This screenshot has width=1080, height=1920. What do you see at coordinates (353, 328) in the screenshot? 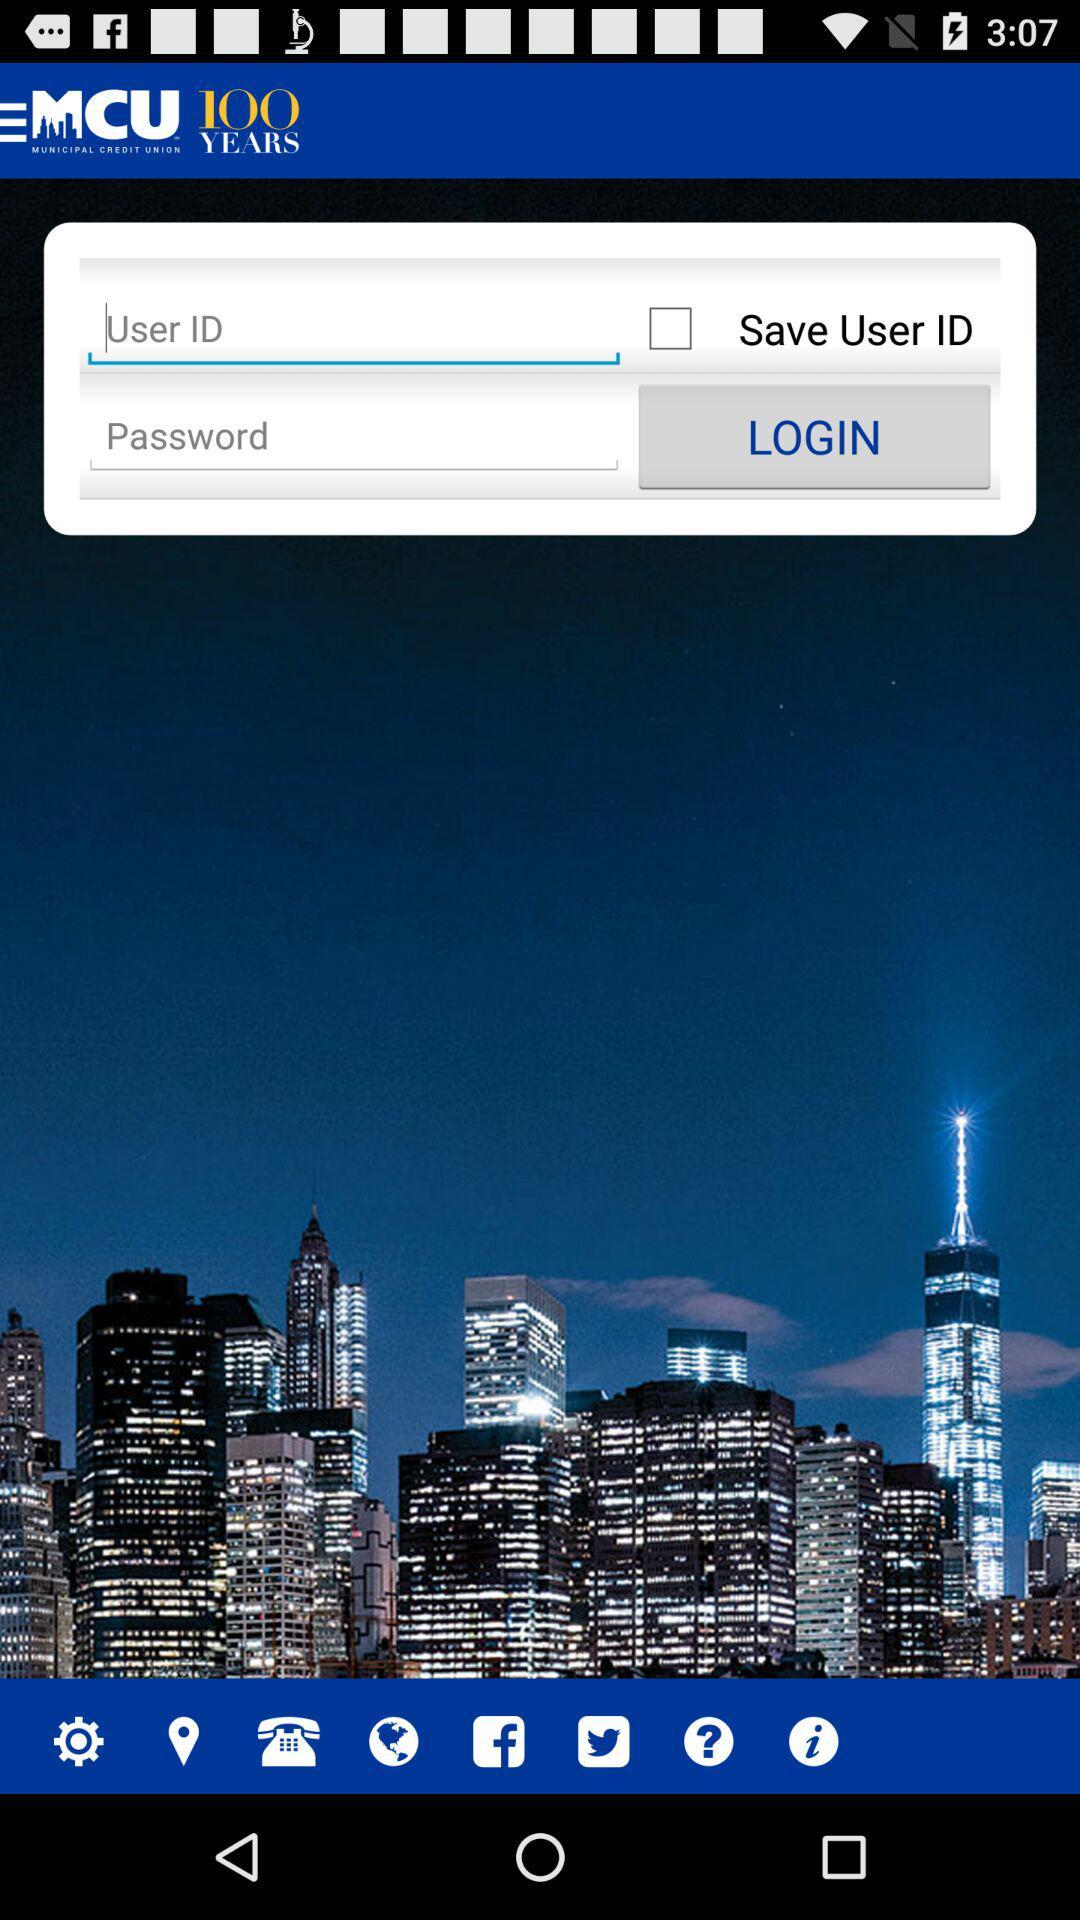
I see `user id` at bounding box center [353, 328].